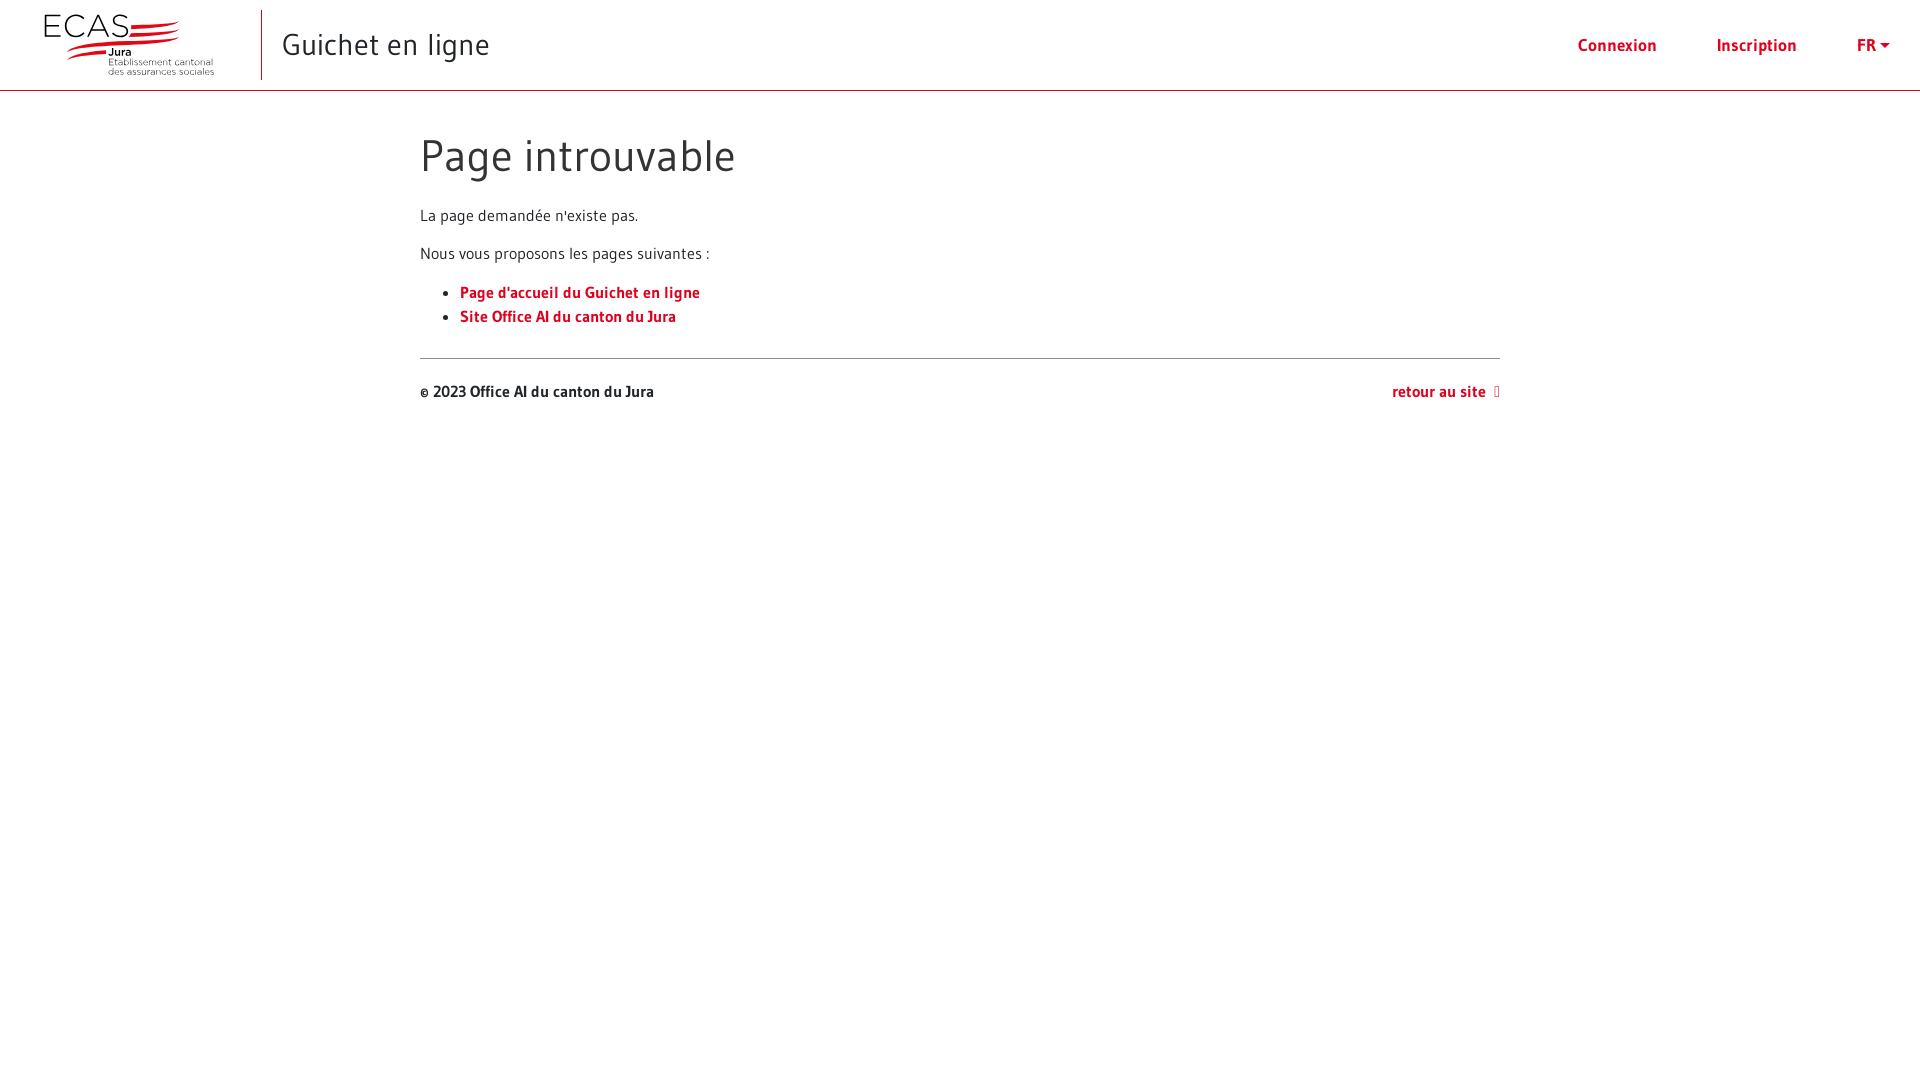  Describe the element at coordinates (1617, 45) in the screenshot. I see `'Connexion'` at that location.